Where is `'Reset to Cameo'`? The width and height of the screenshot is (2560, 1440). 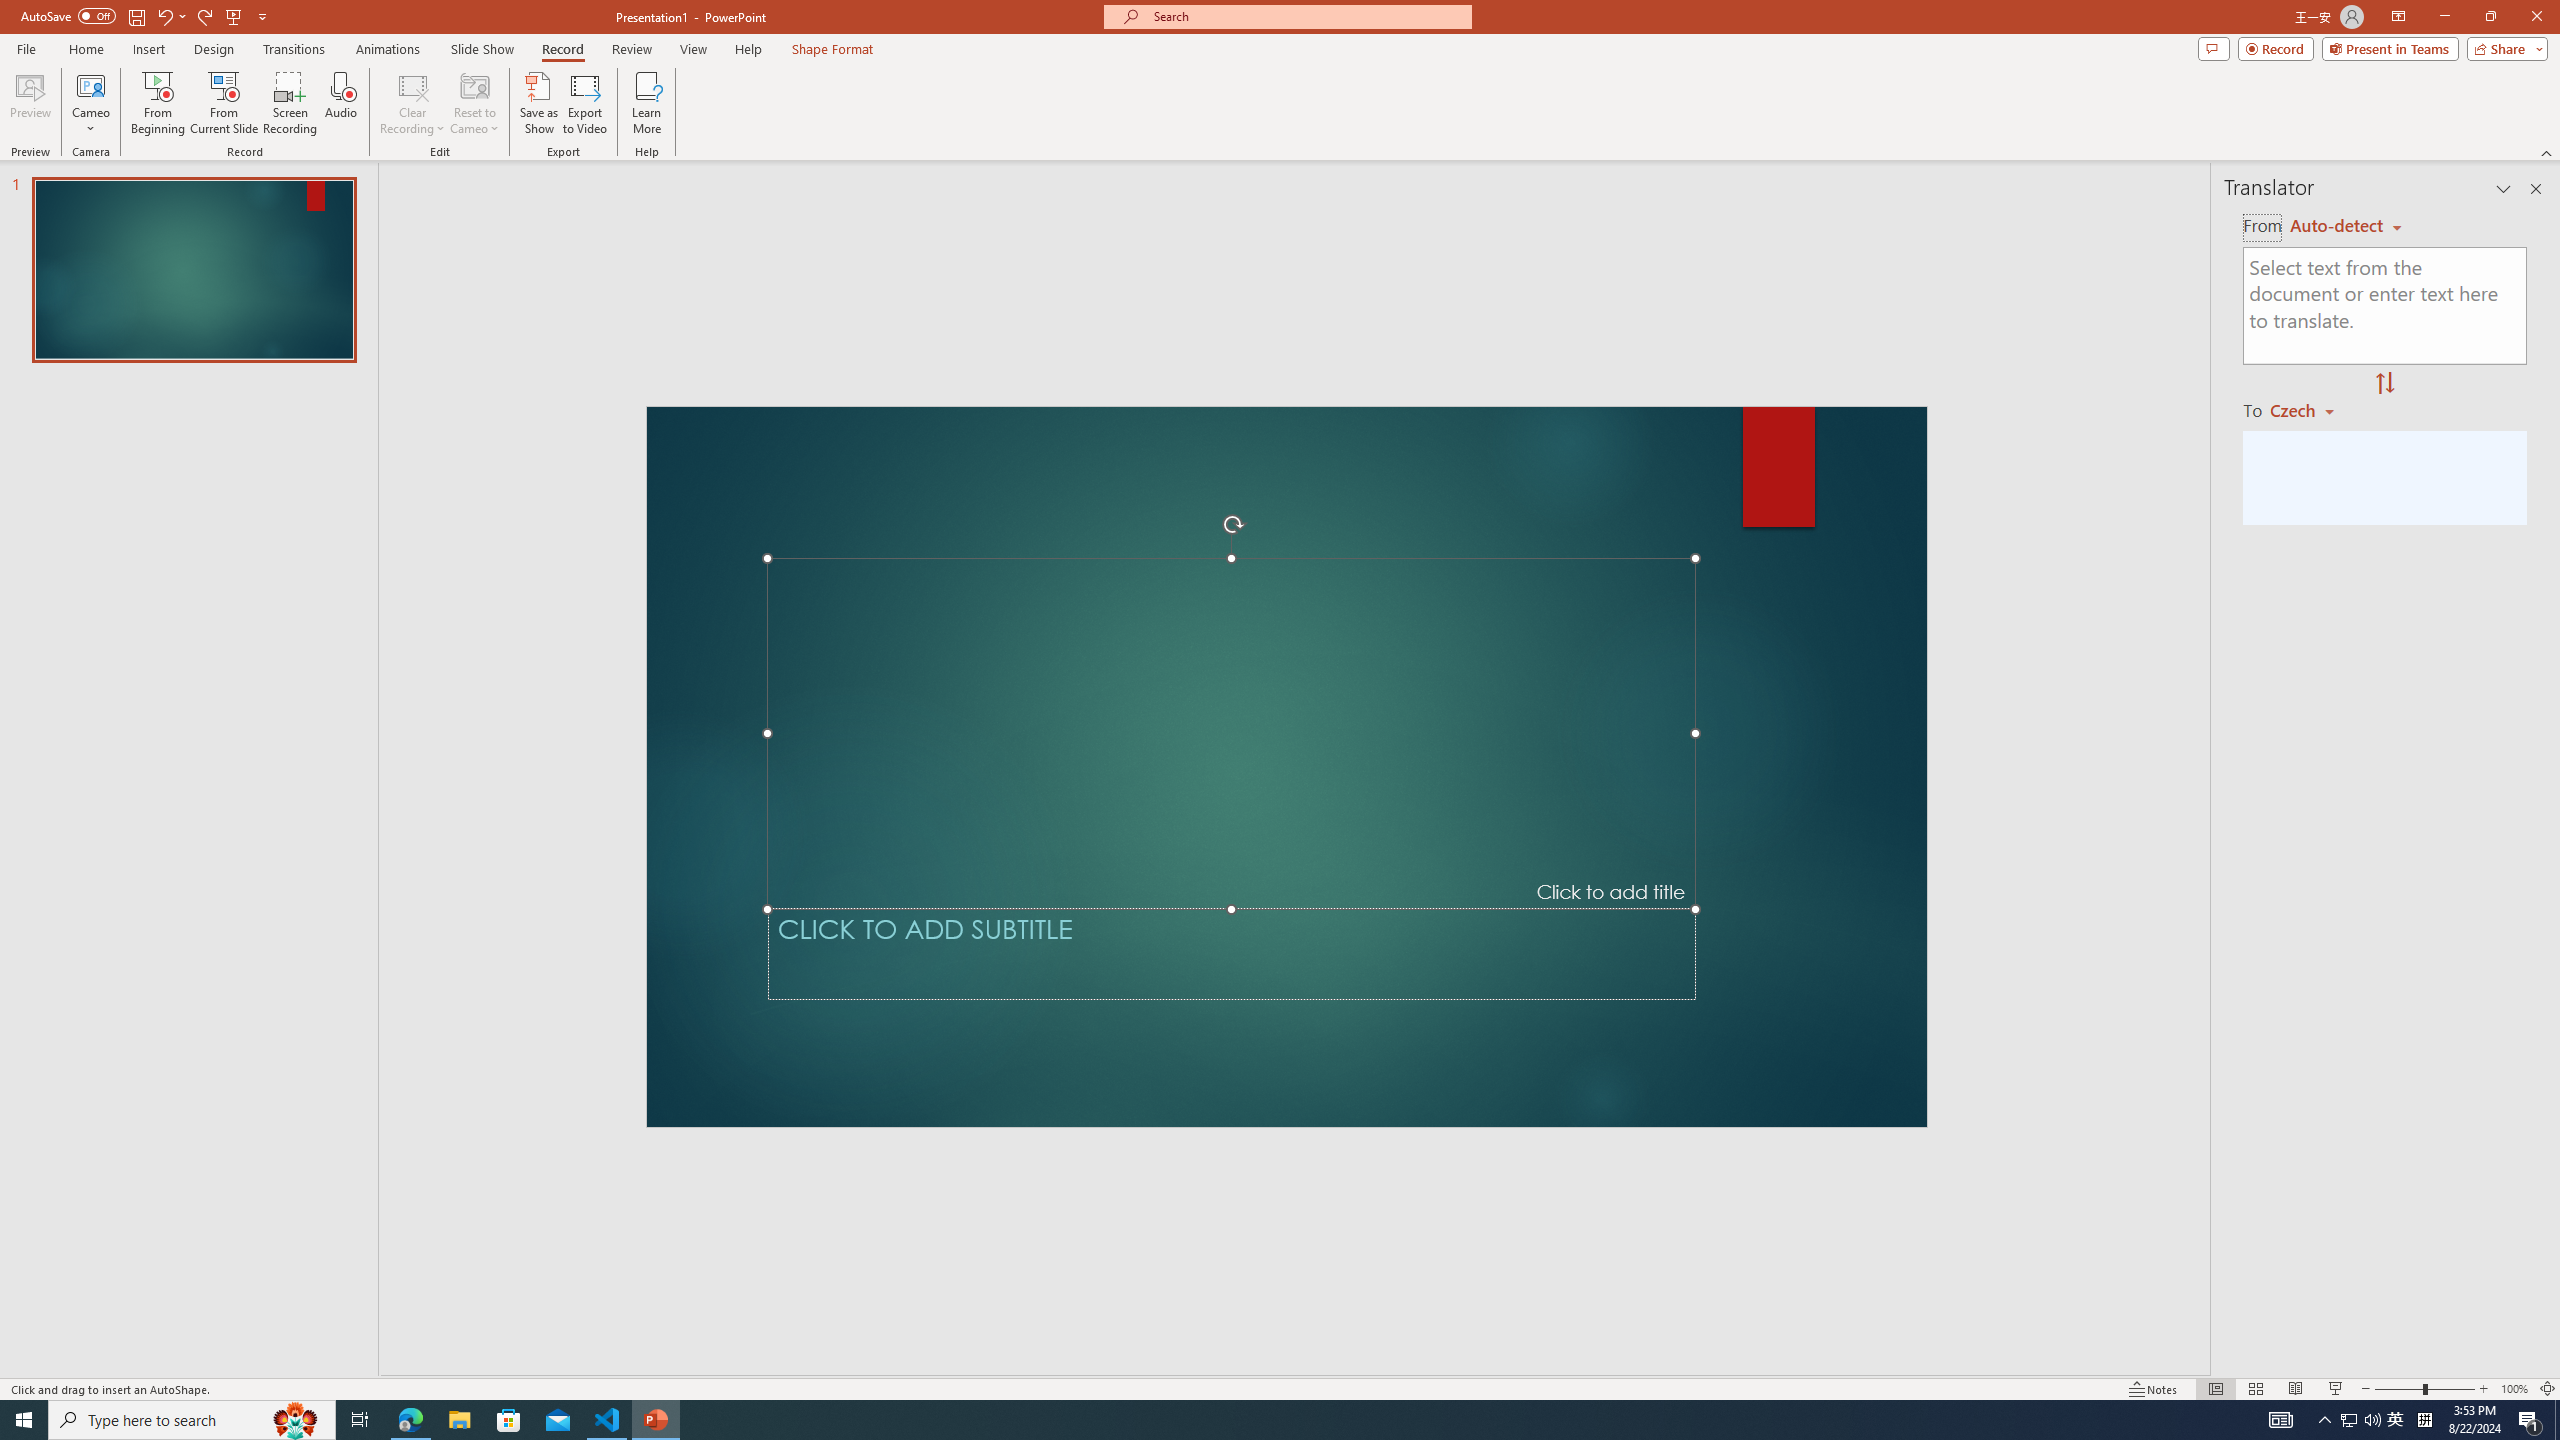 'Reset to Cameo' is located at coordinates (473, 103).